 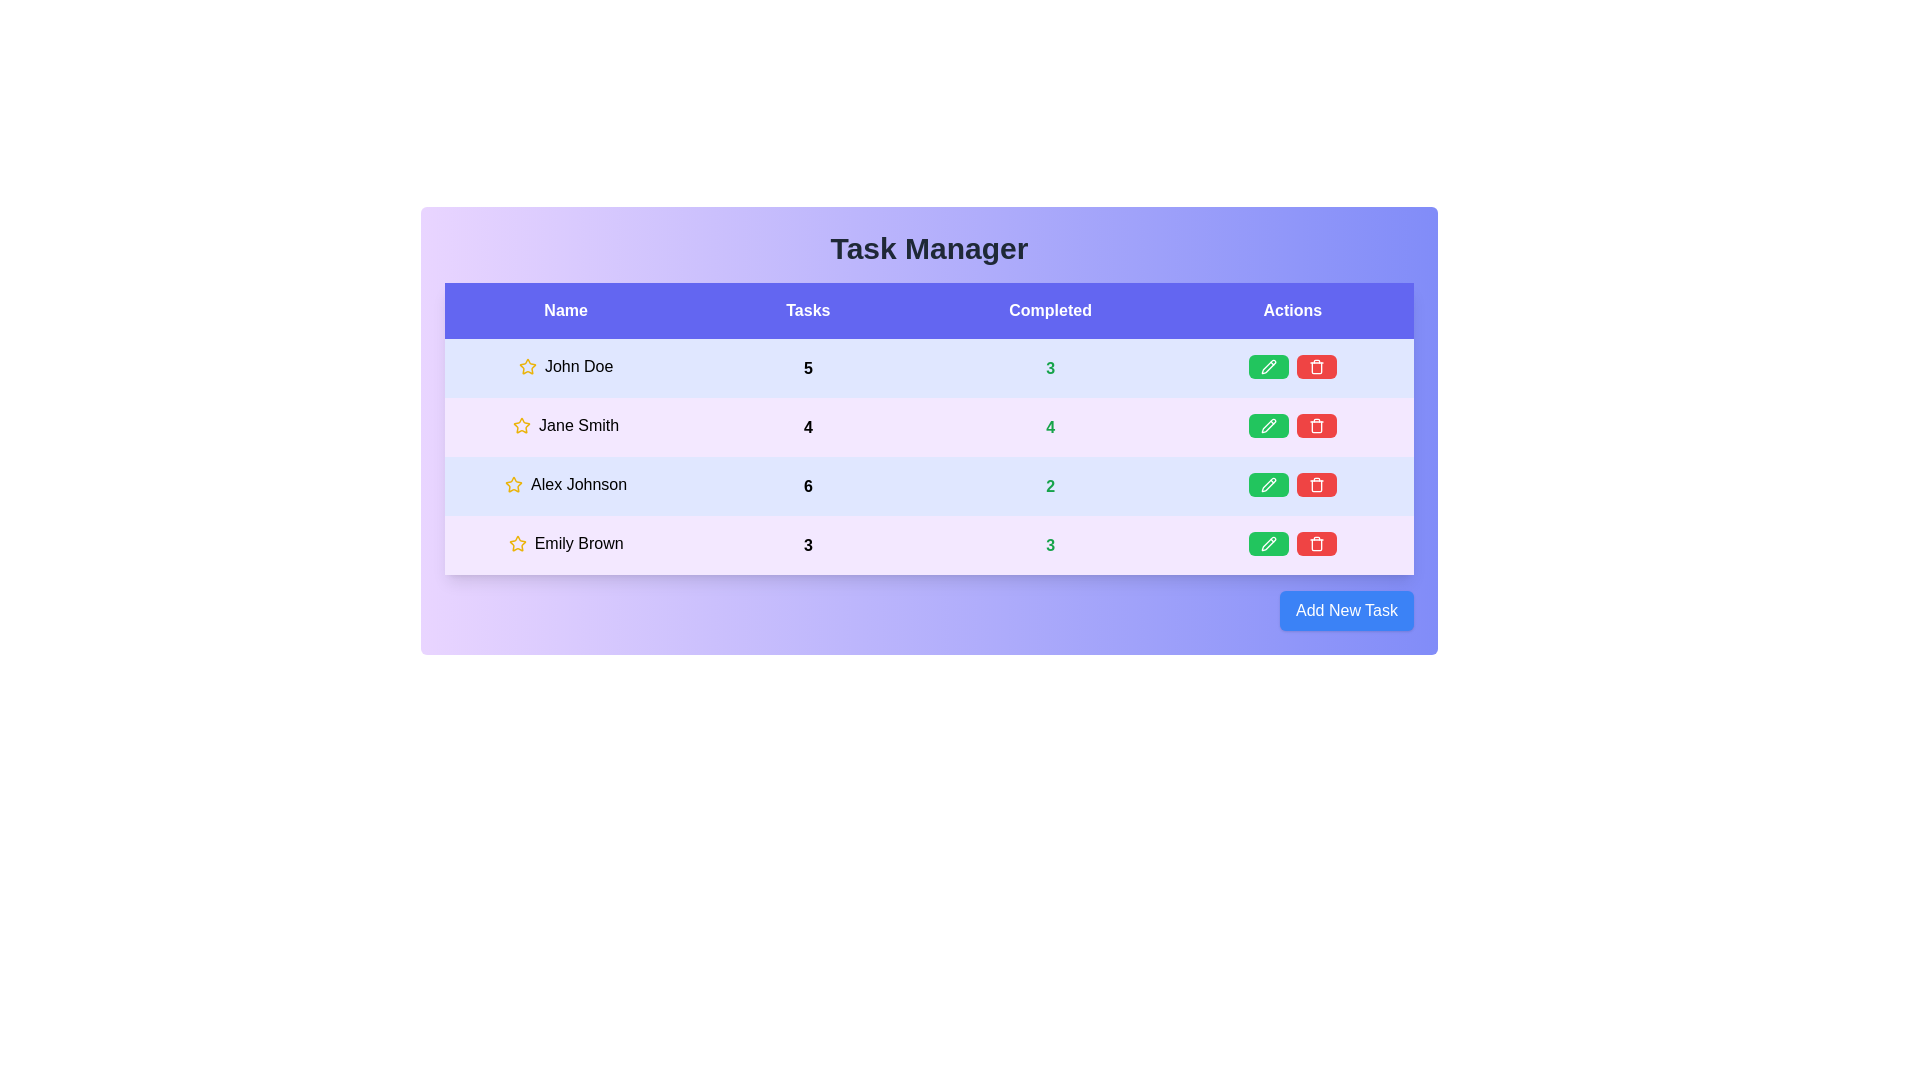 I want to click on red trash icon to delete the task for Emily Brown, so click(x=1316, y=543).